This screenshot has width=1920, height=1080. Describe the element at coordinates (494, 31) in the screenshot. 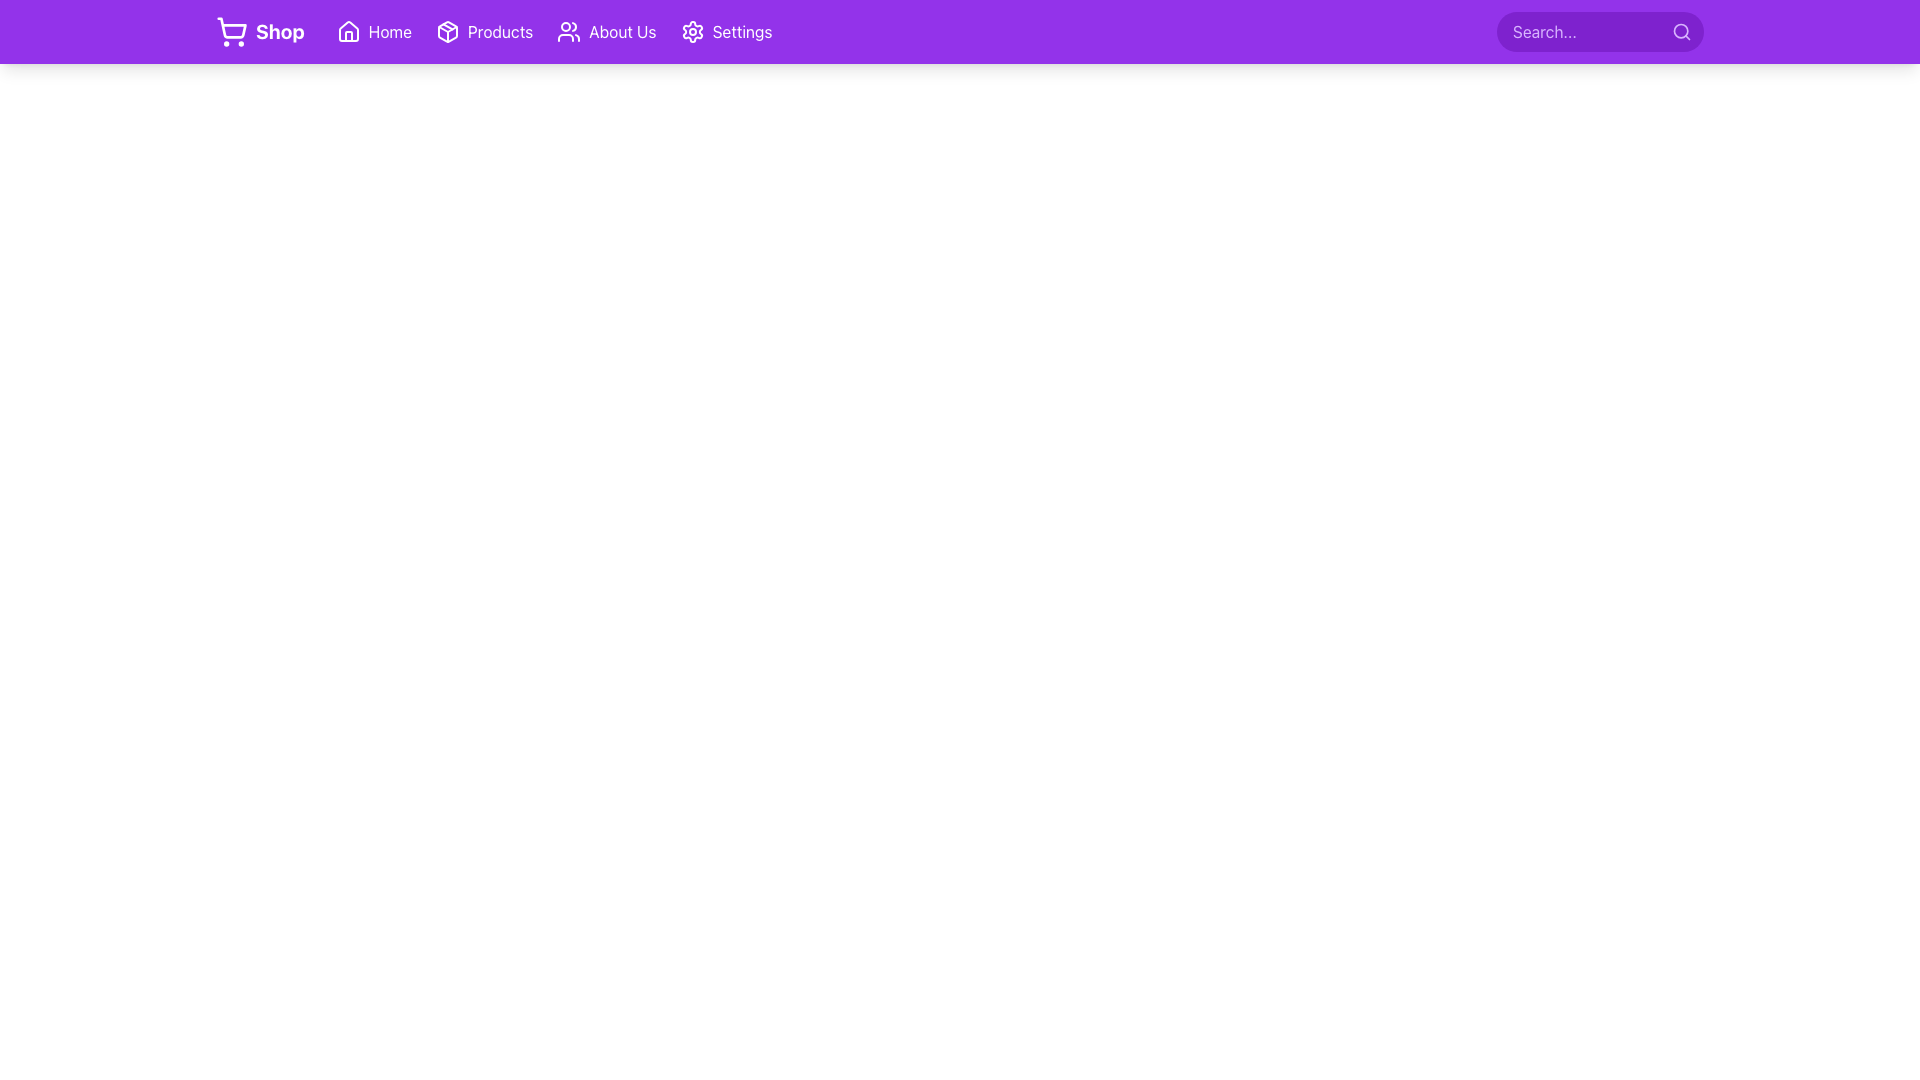

I see `the 'Products' navigation link` at that location.